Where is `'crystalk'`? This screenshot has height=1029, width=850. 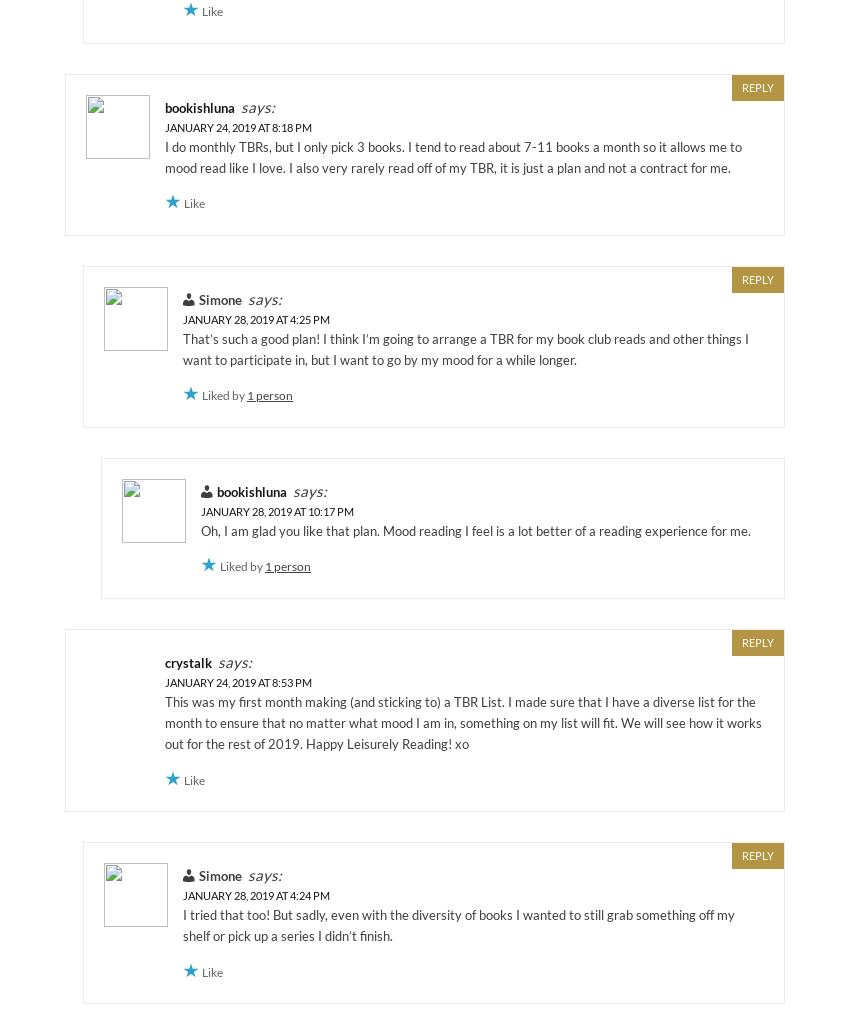
'crystalk' is located at coordinates (187, 661).